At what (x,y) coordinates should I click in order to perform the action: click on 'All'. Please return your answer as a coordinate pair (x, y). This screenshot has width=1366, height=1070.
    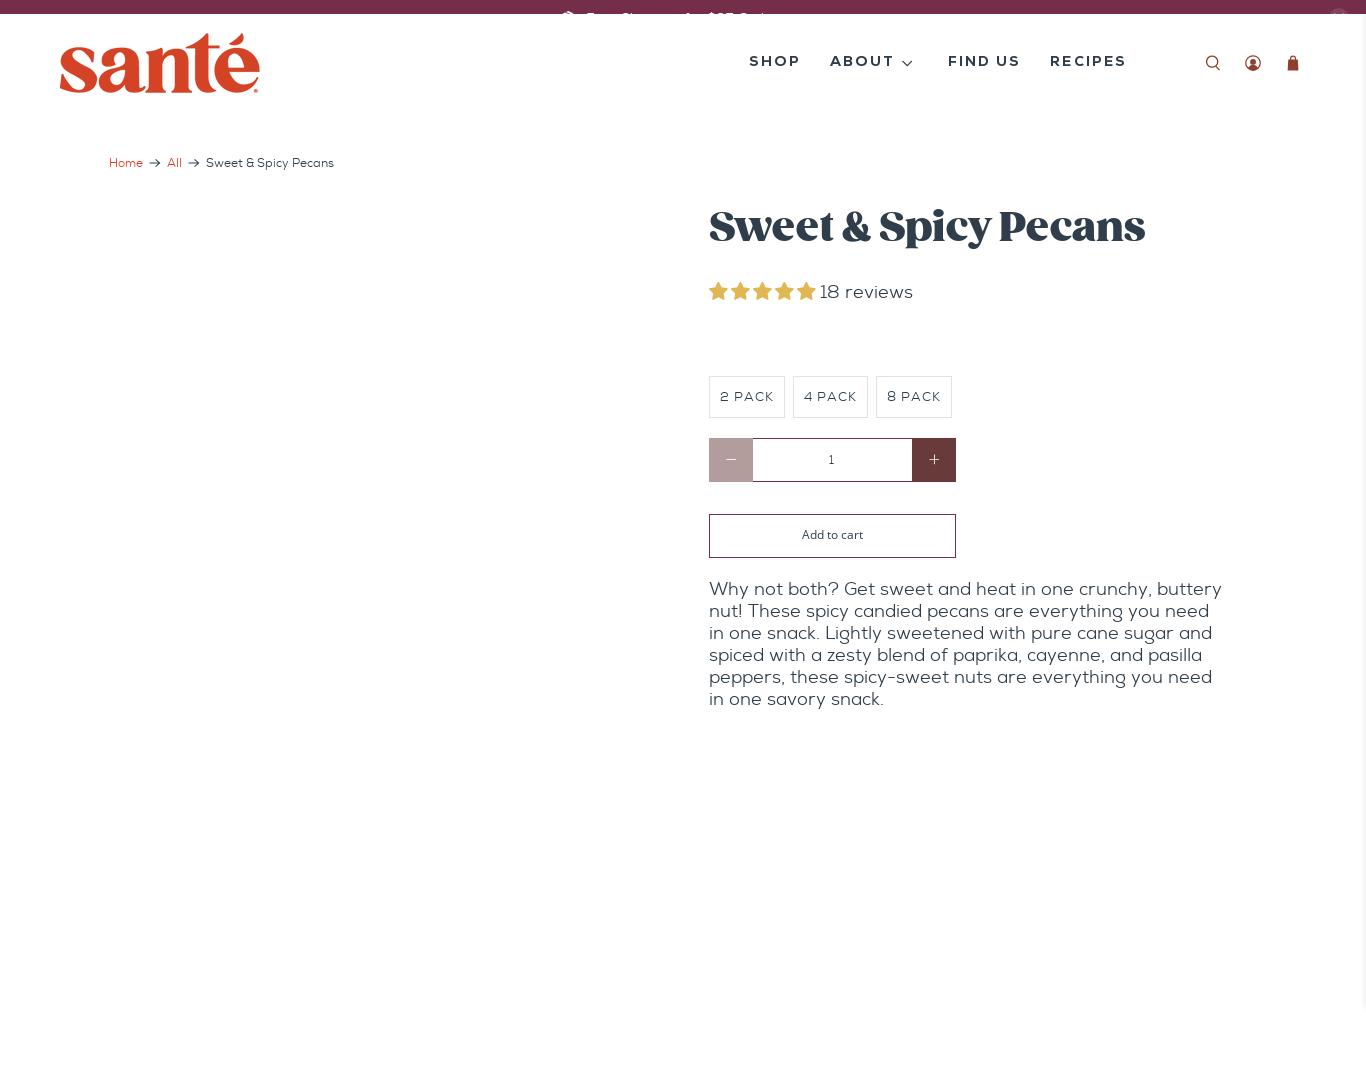
    Looking at the image, I should click on (173, 162).